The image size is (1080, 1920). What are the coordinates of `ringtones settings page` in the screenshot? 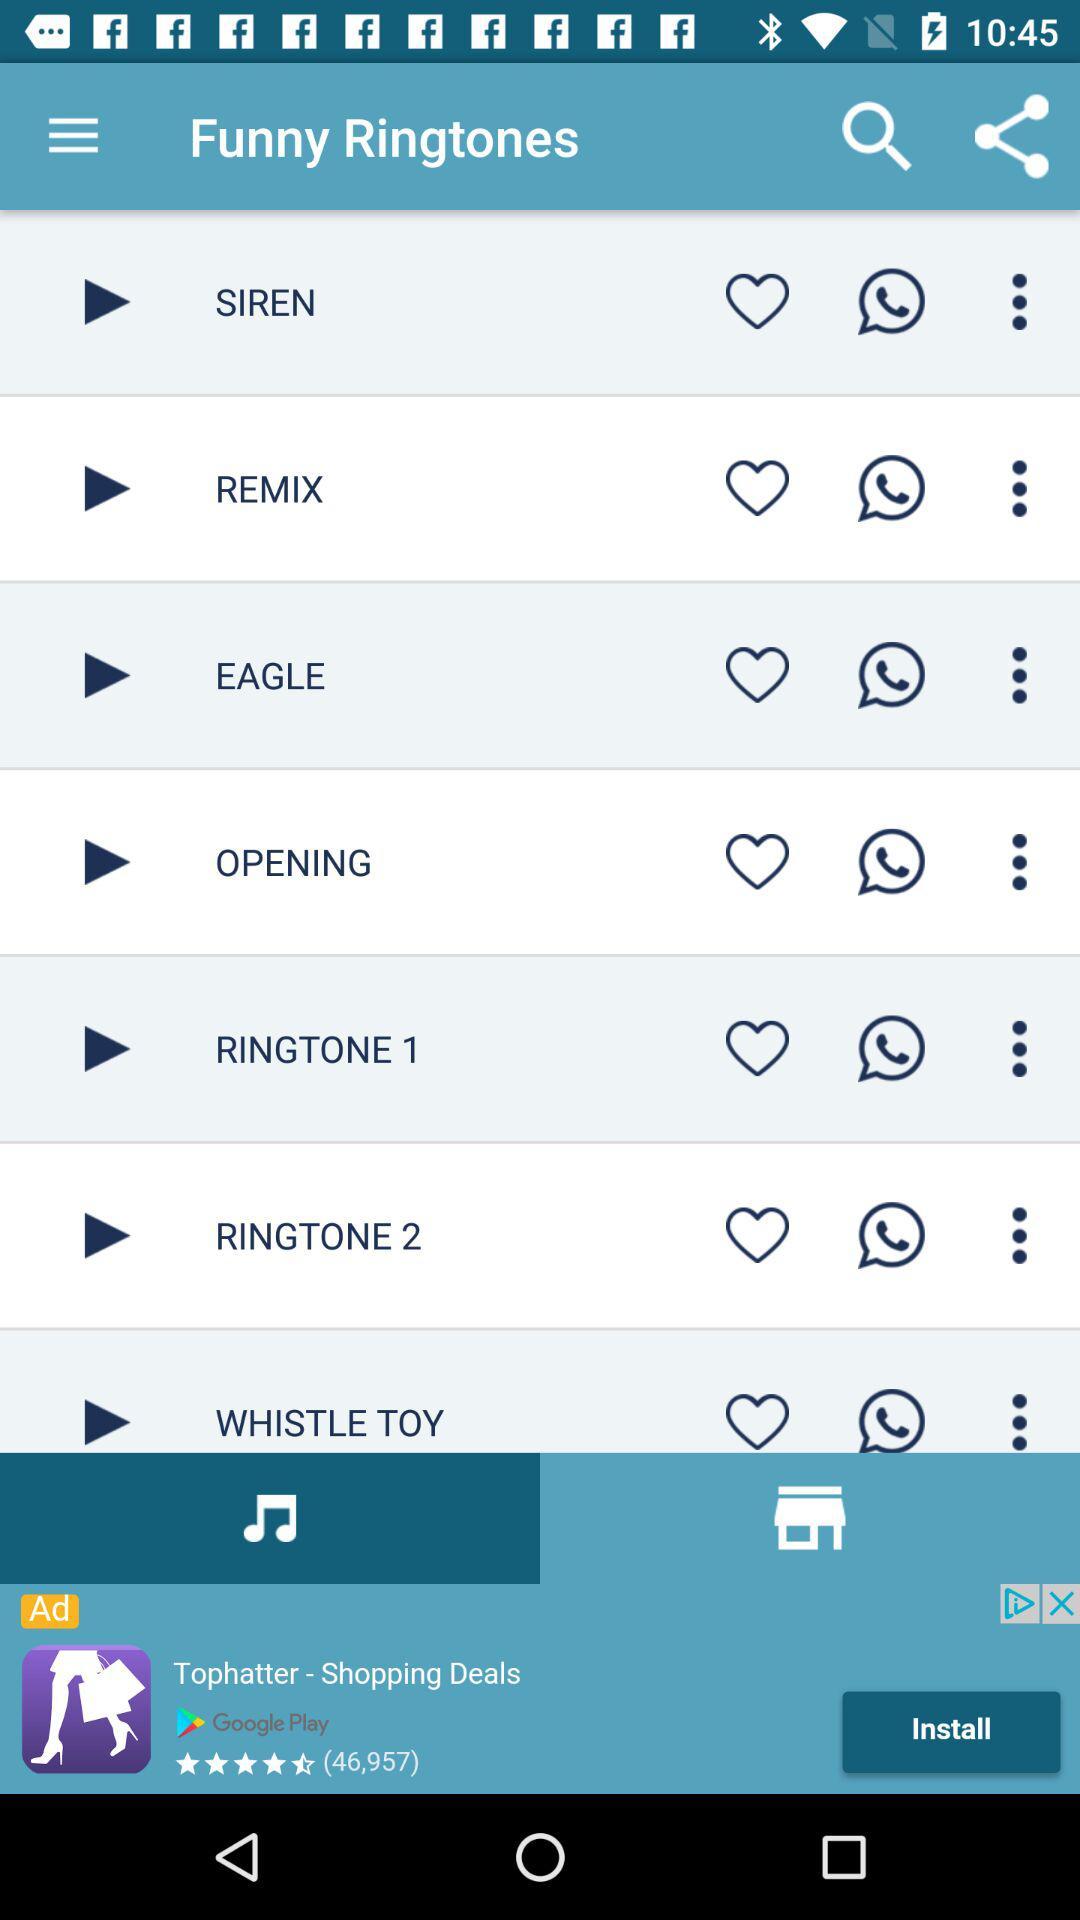 It's located at (757, 300).